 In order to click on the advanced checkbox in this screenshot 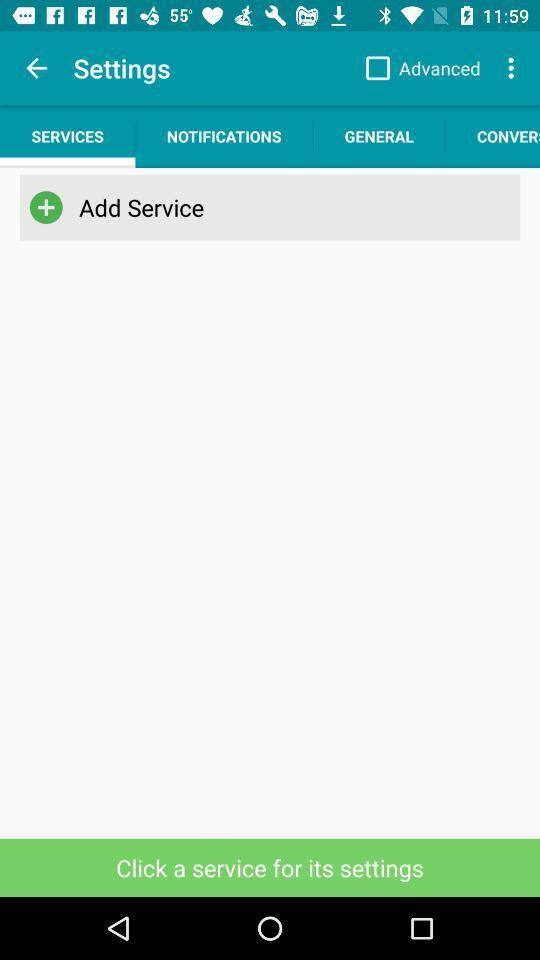, I will do `click(417, 68)`.